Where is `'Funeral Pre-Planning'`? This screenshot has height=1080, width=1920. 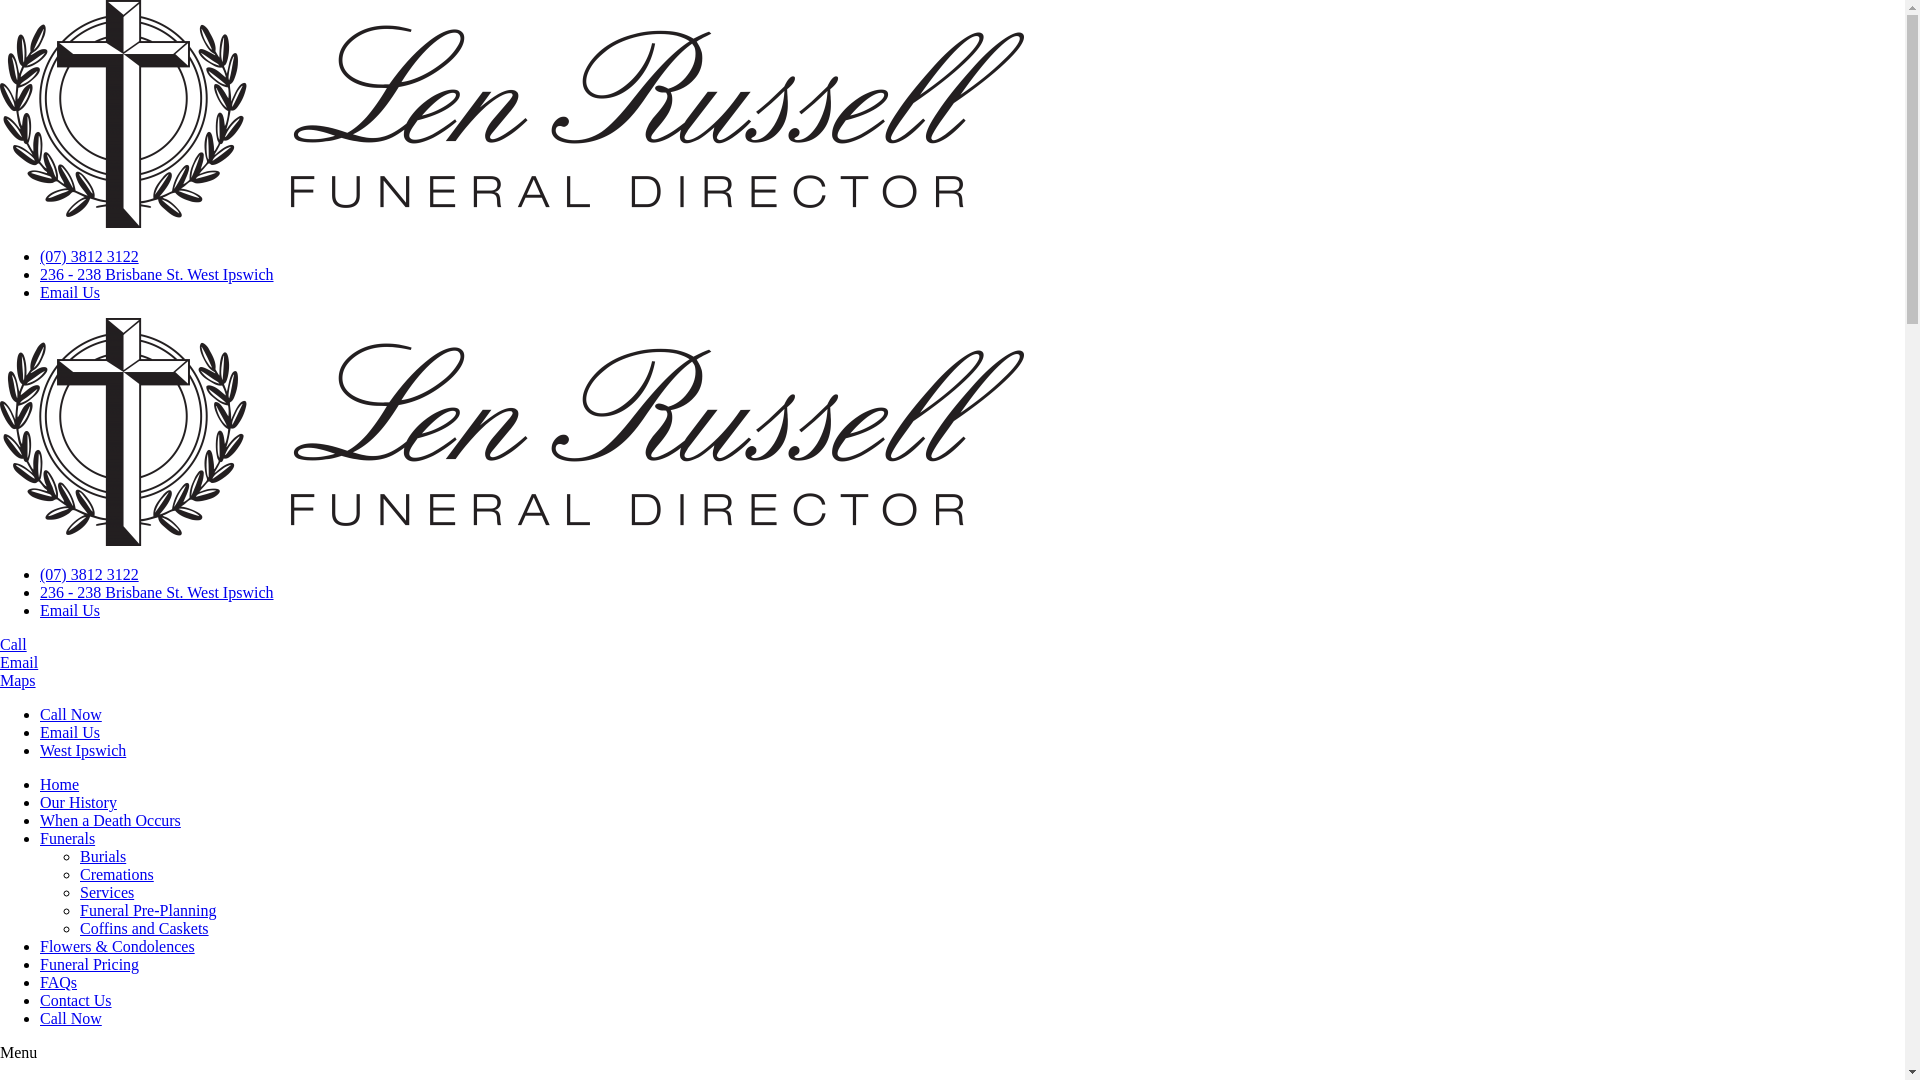 'Funeral Pre-Planning' is located at coordinates (147, 910).